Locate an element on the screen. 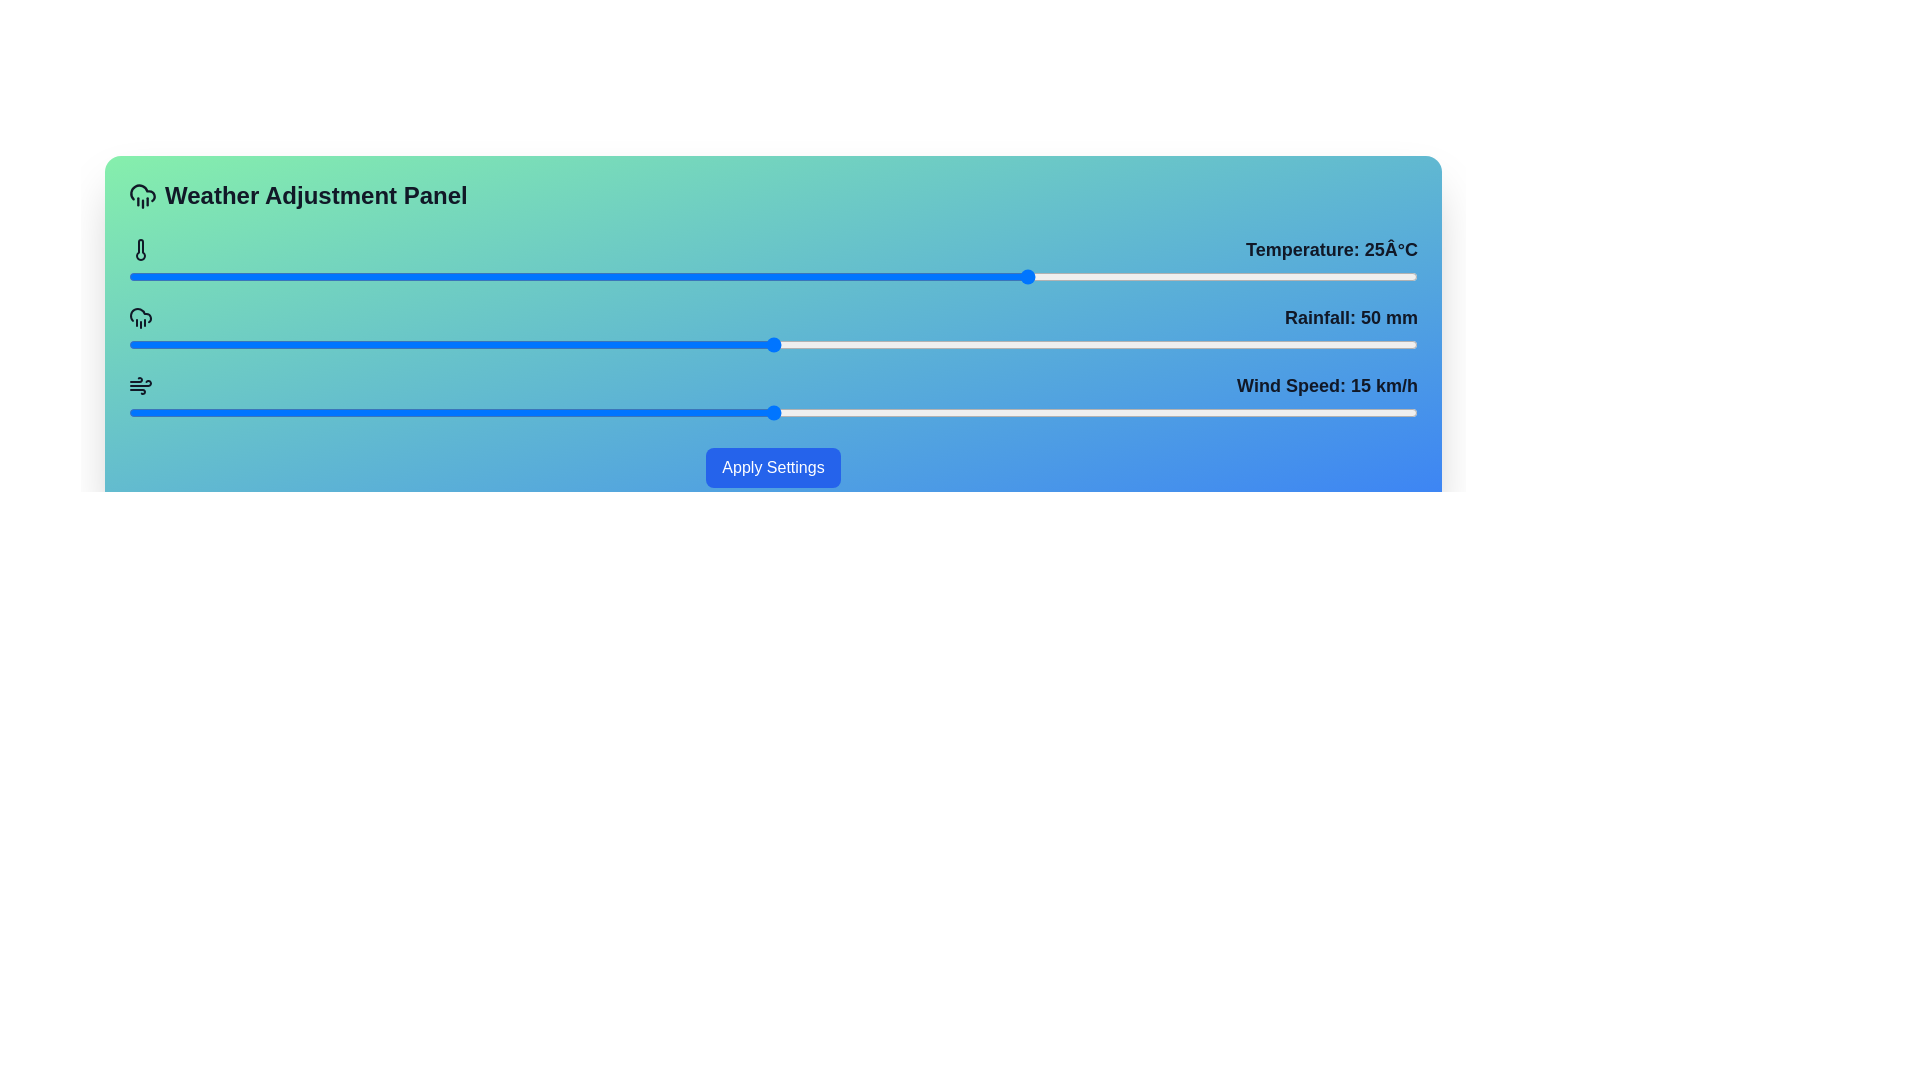  the slider handle of the rainfall adjustment slider, which is located below the 'Rainfall: 50 mm' label is located at coordinates (772, 343).